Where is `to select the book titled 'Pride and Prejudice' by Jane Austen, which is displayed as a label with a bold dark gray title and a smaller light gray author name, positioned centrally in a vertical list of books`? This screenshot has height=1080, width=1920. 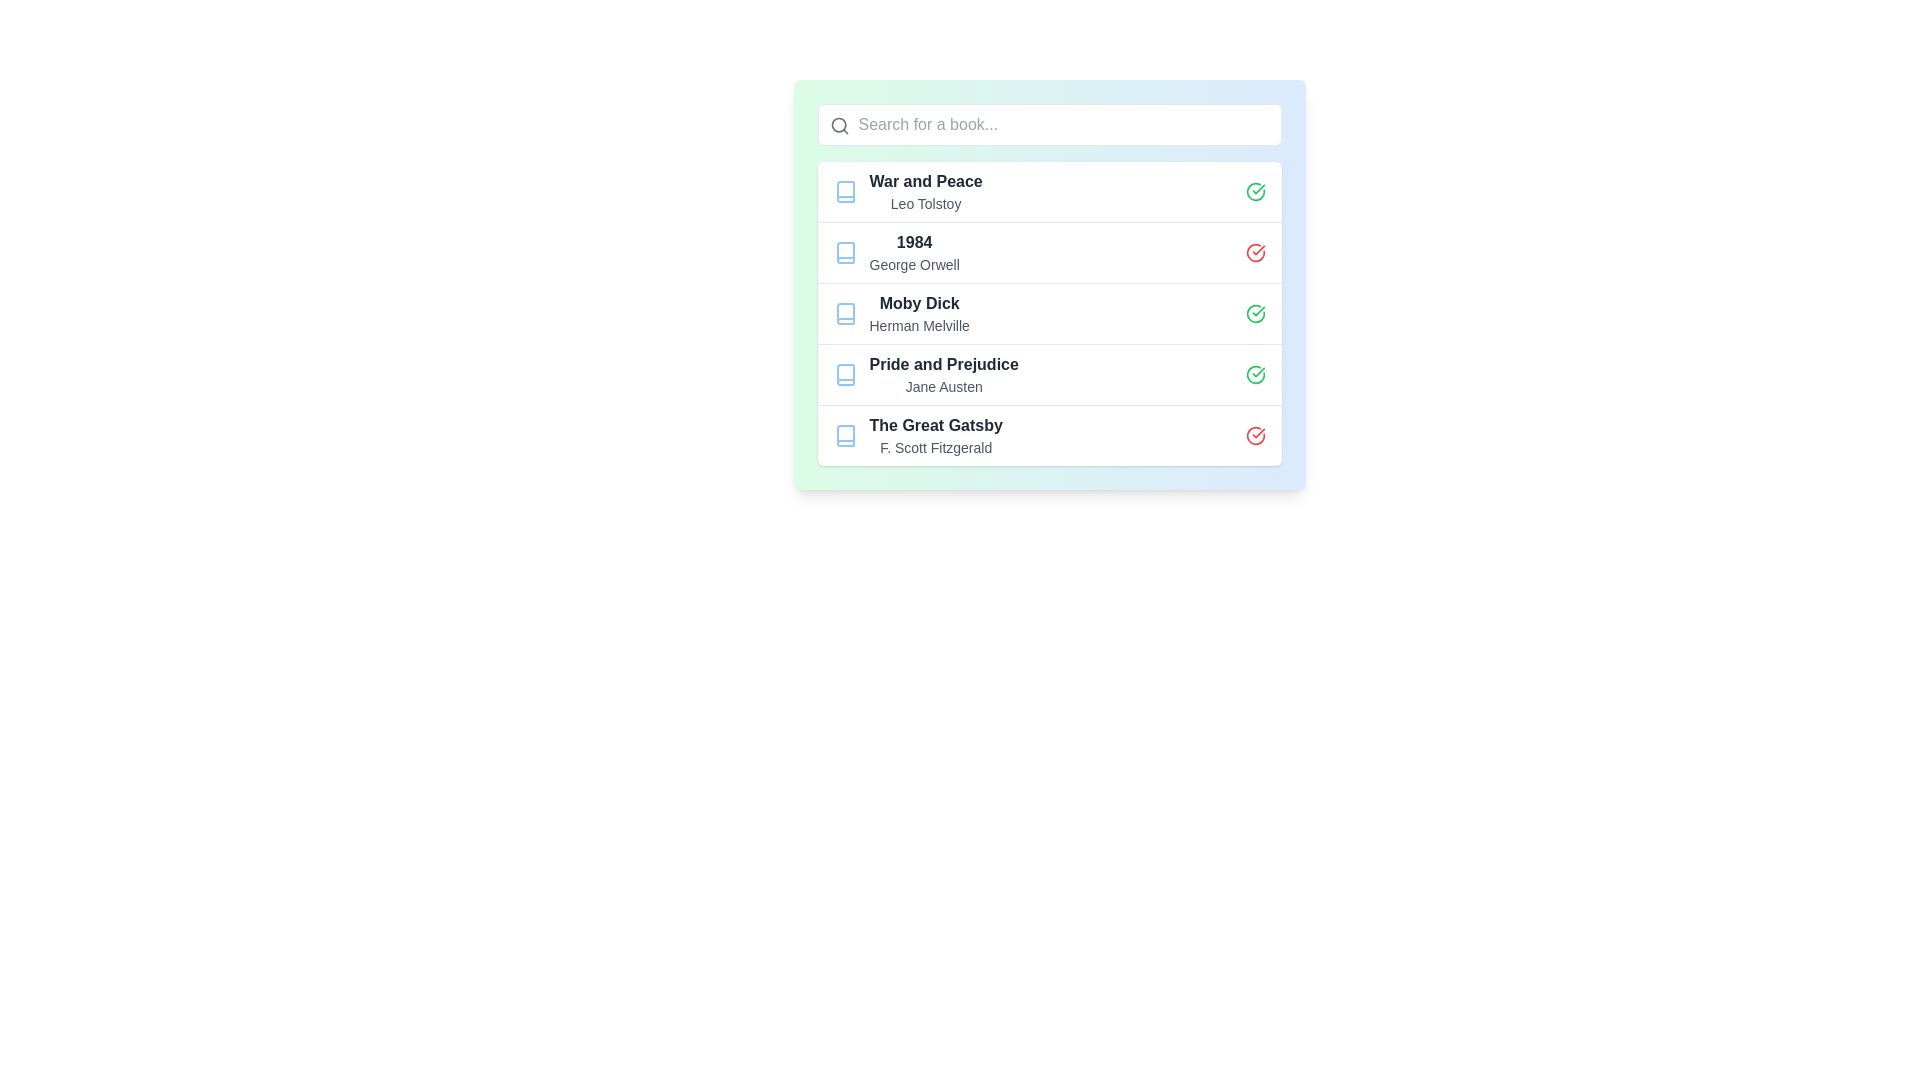 to select the book titled 'Pride and Prejudice' by Jane Austen, which is displayed as a label with a bold dark gray title and a smaller light gray author name, positioned centrally in a vertical list of books is located at coordinates (943, 374).